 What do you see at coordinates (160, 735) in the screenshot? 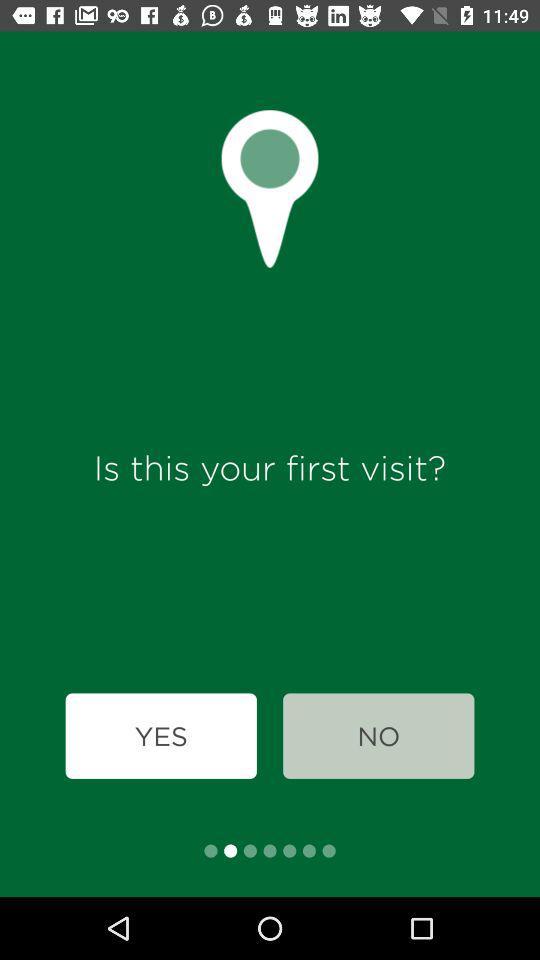
I see `the icon next to the no icon` at bounding box center [160, 735].